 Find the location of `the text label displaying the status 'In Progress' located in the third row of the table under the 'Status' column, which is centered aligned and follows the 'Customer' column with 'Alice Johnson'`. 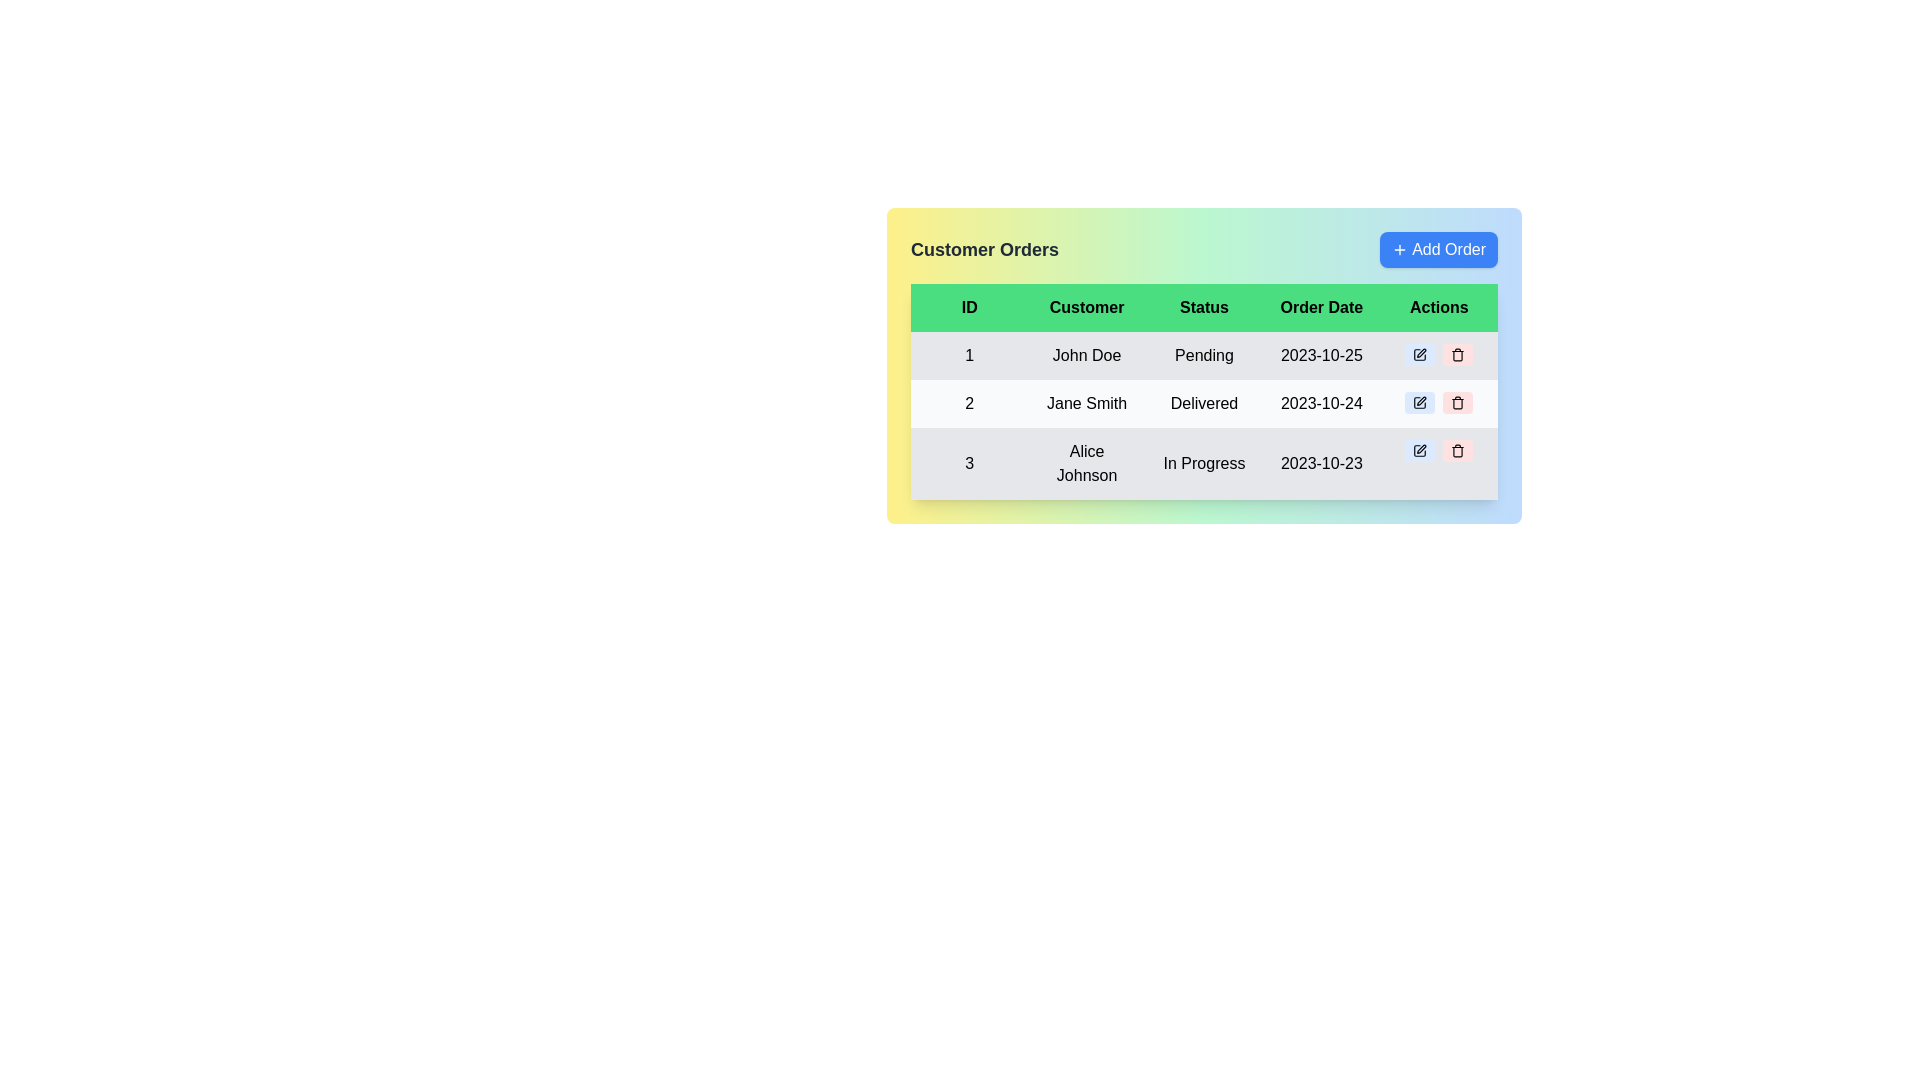

the text label displaying the status 'In Progress' located in the third row of the table under the 'Status' column, which is centered aligned and follows the 'Customer' column with 'Alice Johnson' is located at coordinates (1203, 463).